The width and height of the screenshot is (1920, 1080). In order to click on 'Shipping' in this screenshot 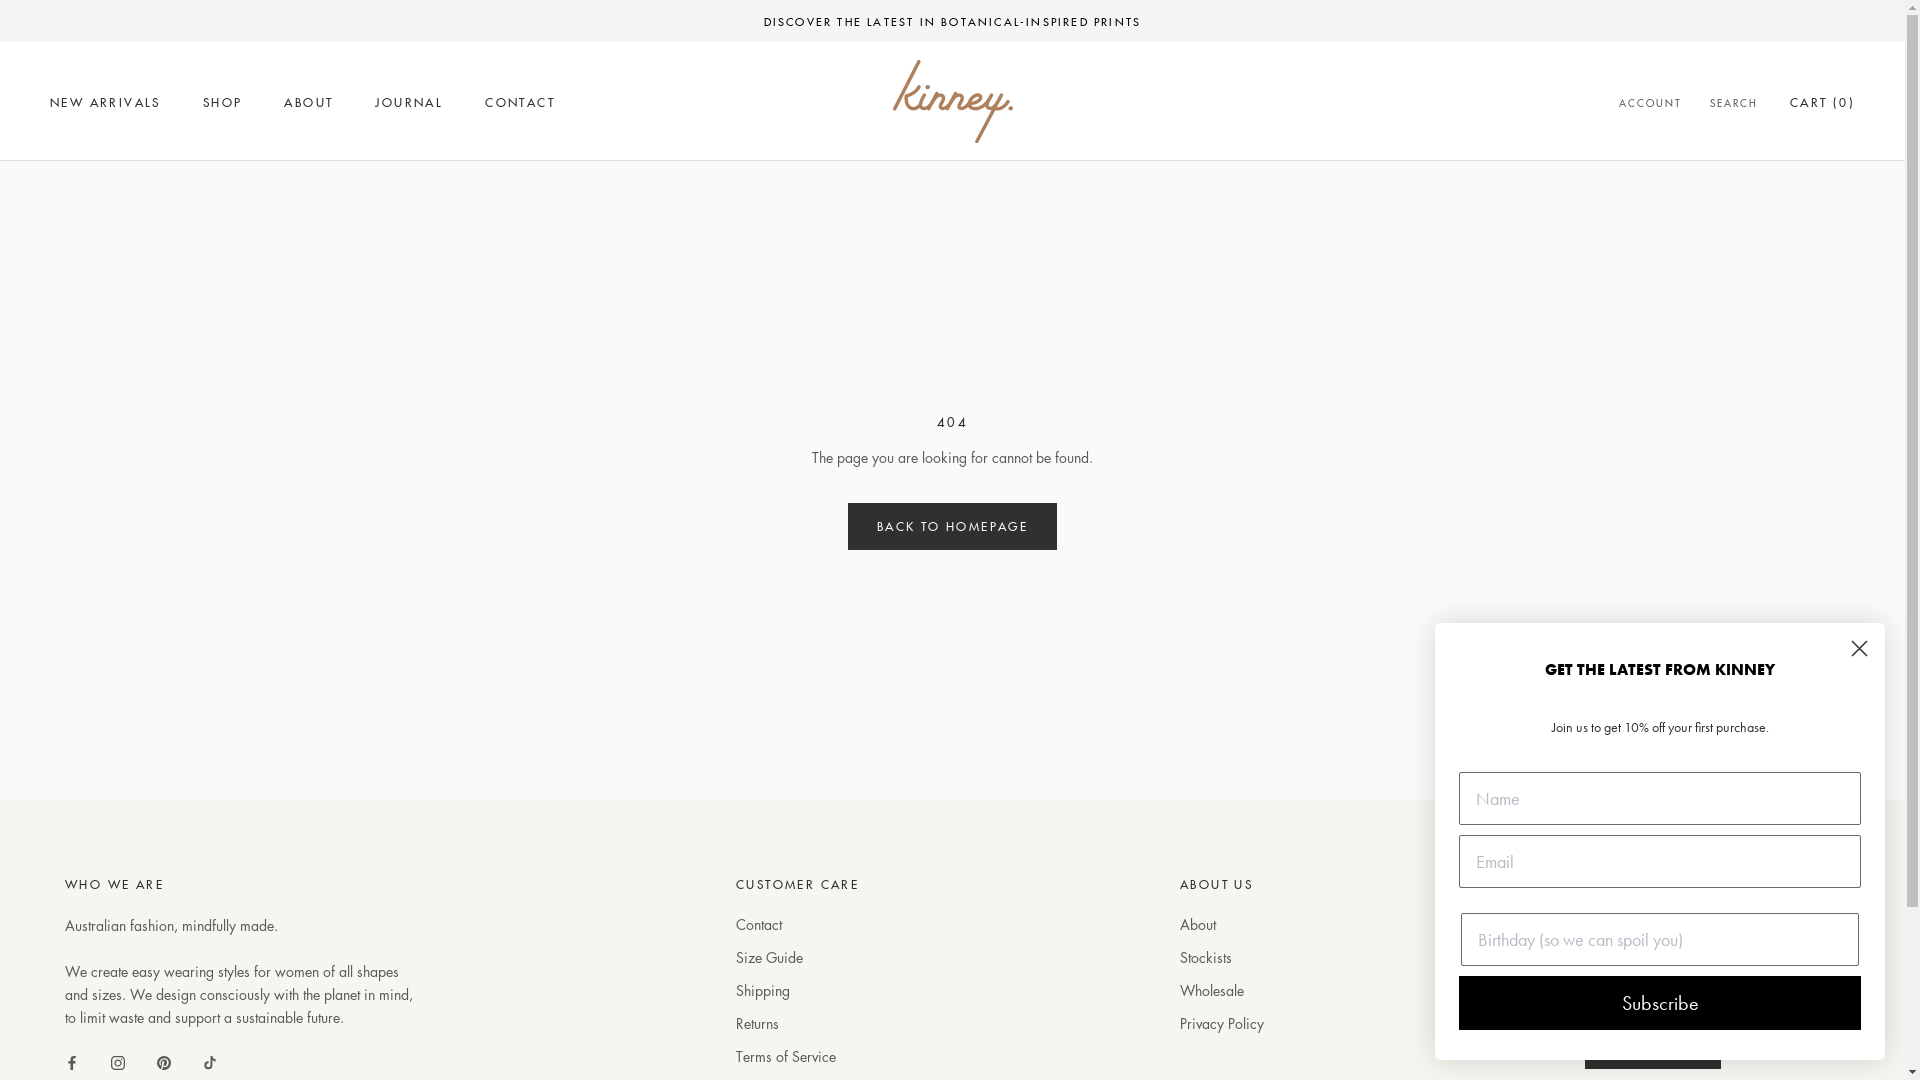, I will do `click(796, 990)`.